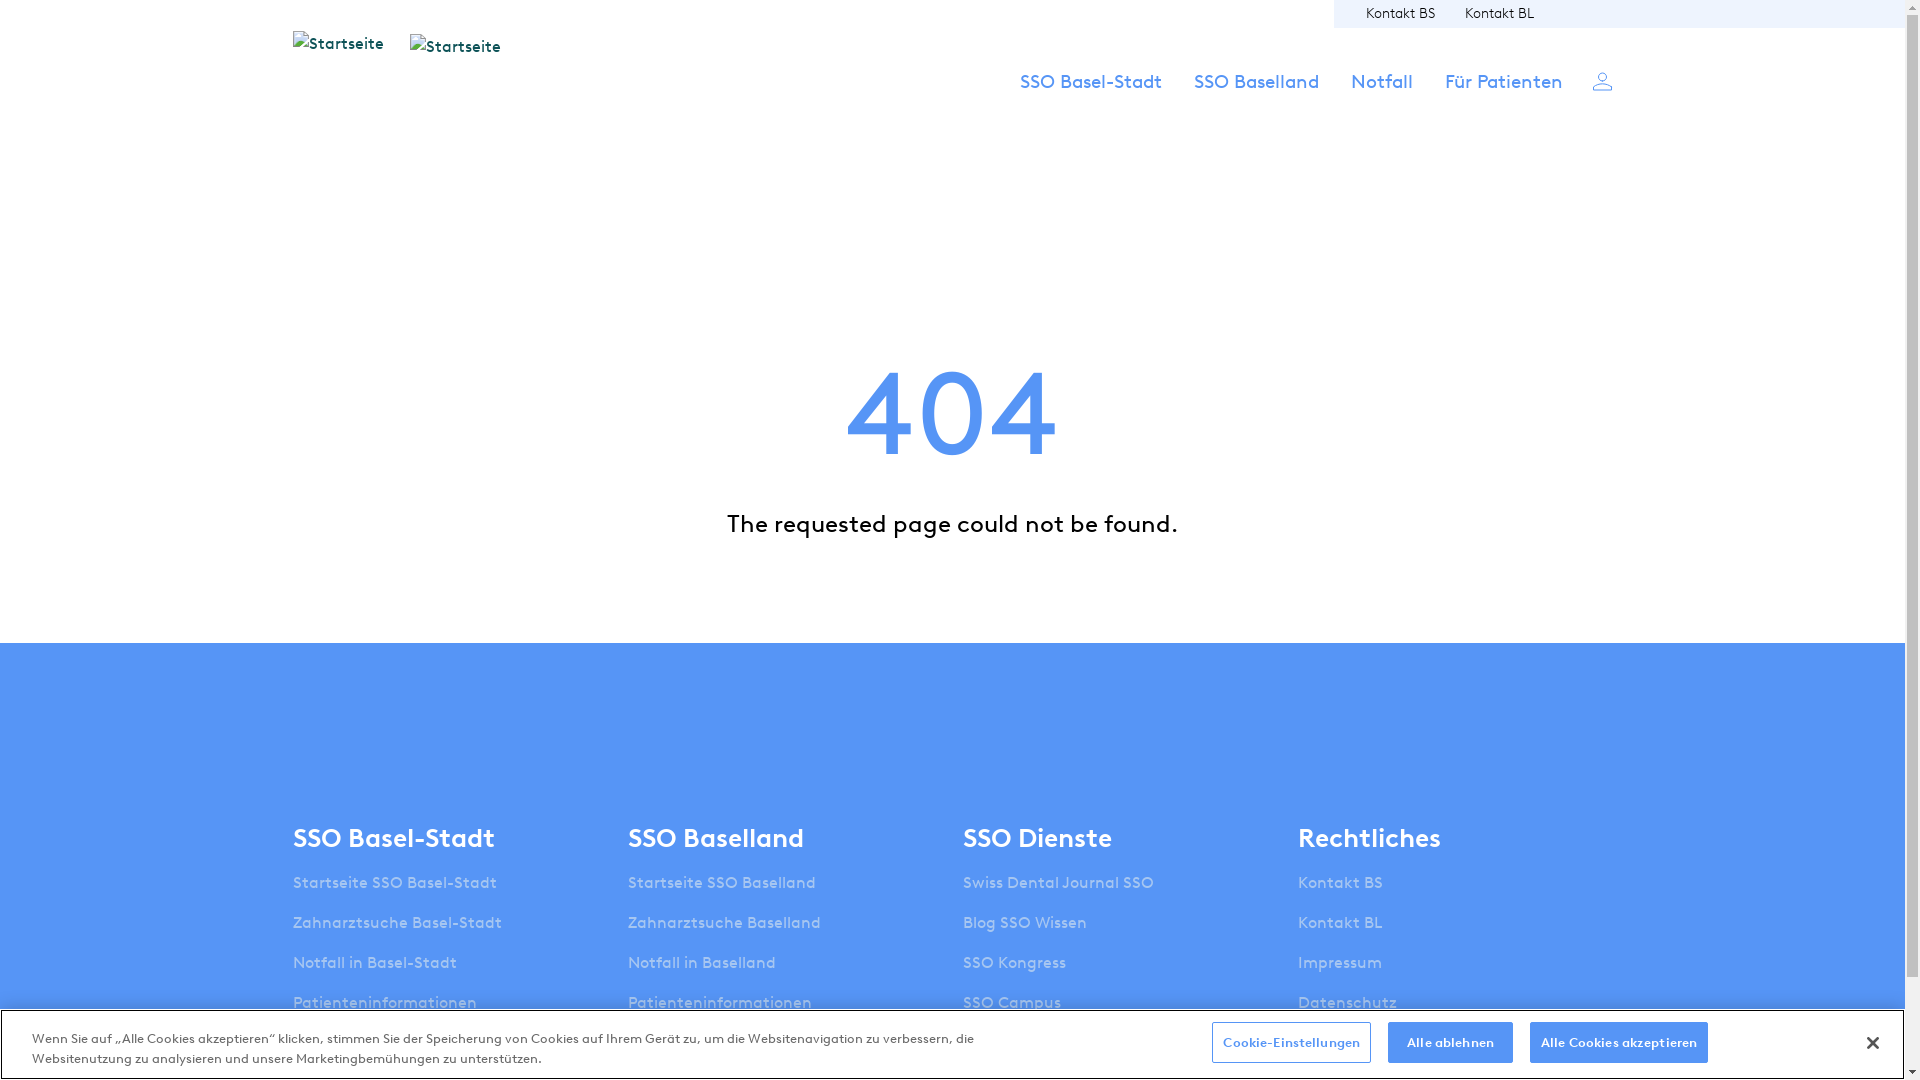 This screenshot has height=1080, width=1920. What do you see at coordinates (1339, 962) in the screenshot?
I see `'Impressum'` at bounding box center [1339, 962].